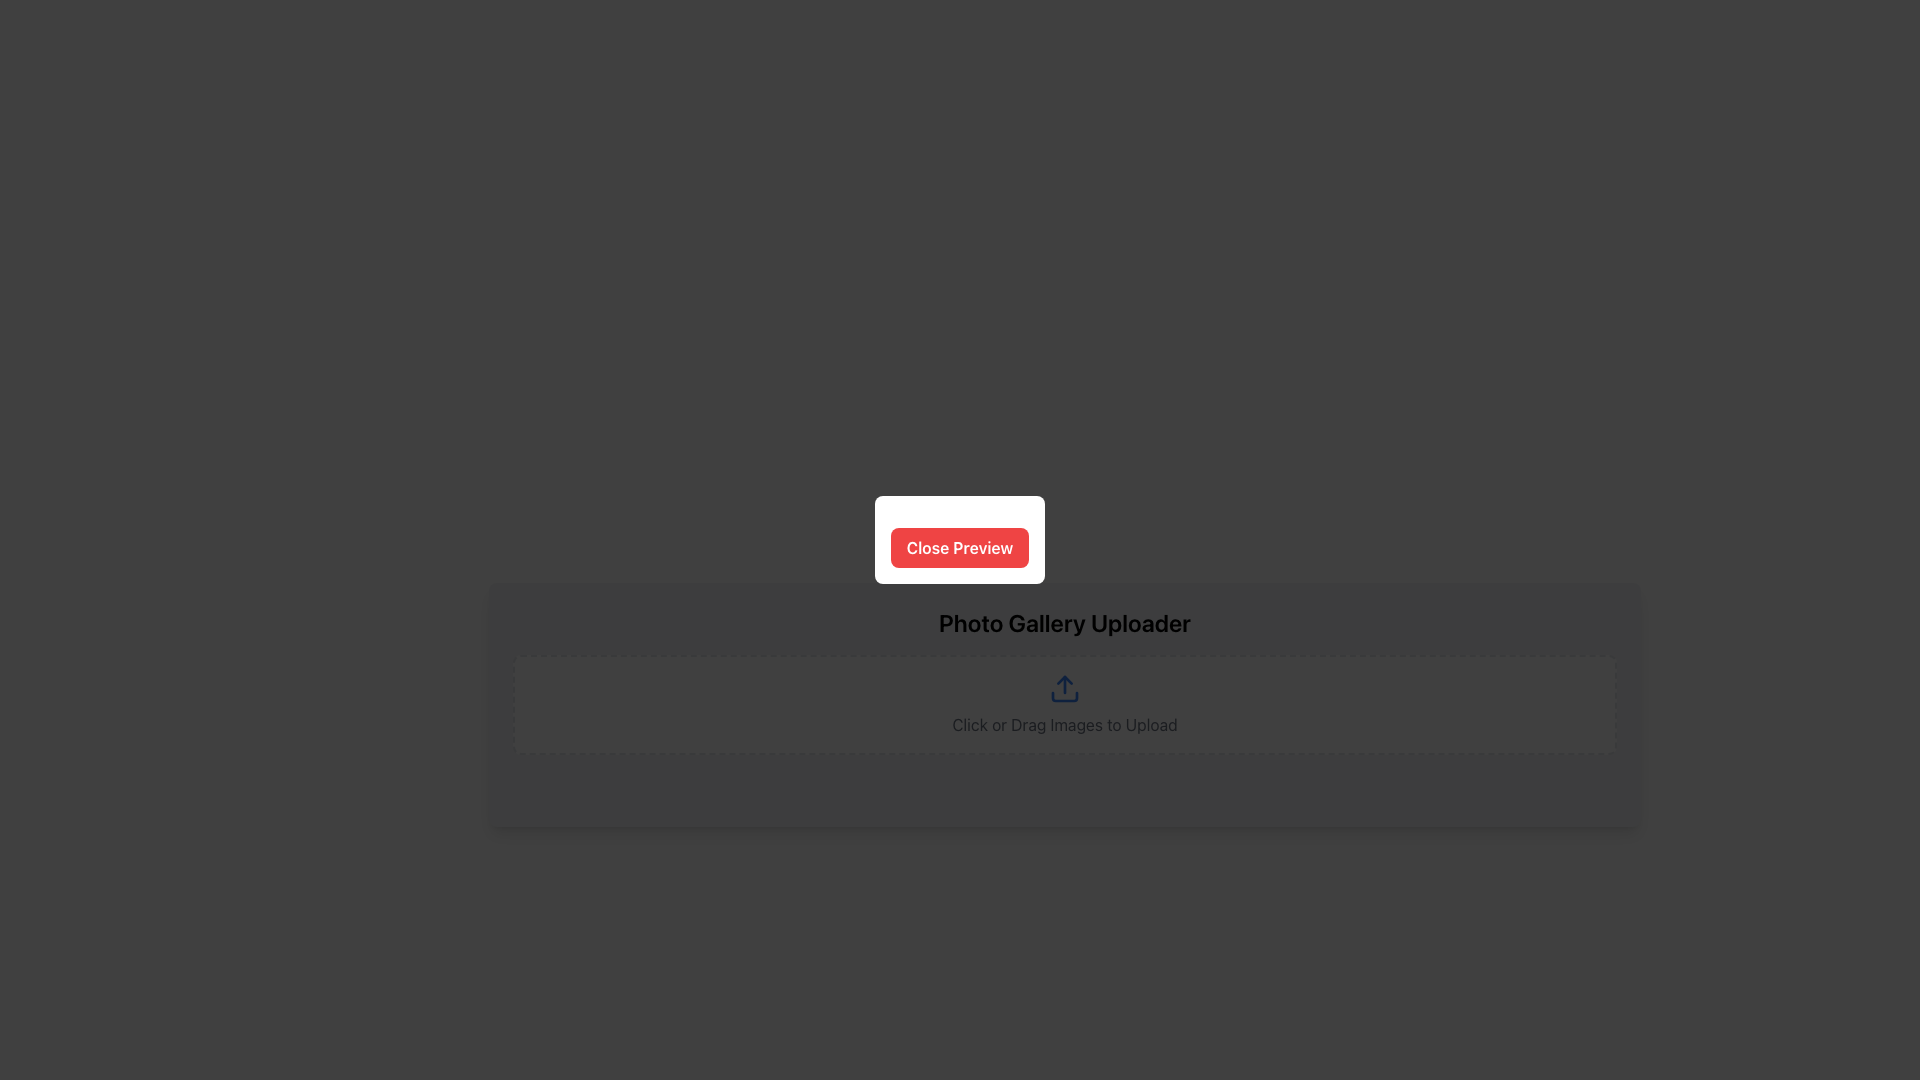 The image size is (1920, 1080). I want to click on the 'Close Preview' button with a red background and bold white text, so click(960, 540).